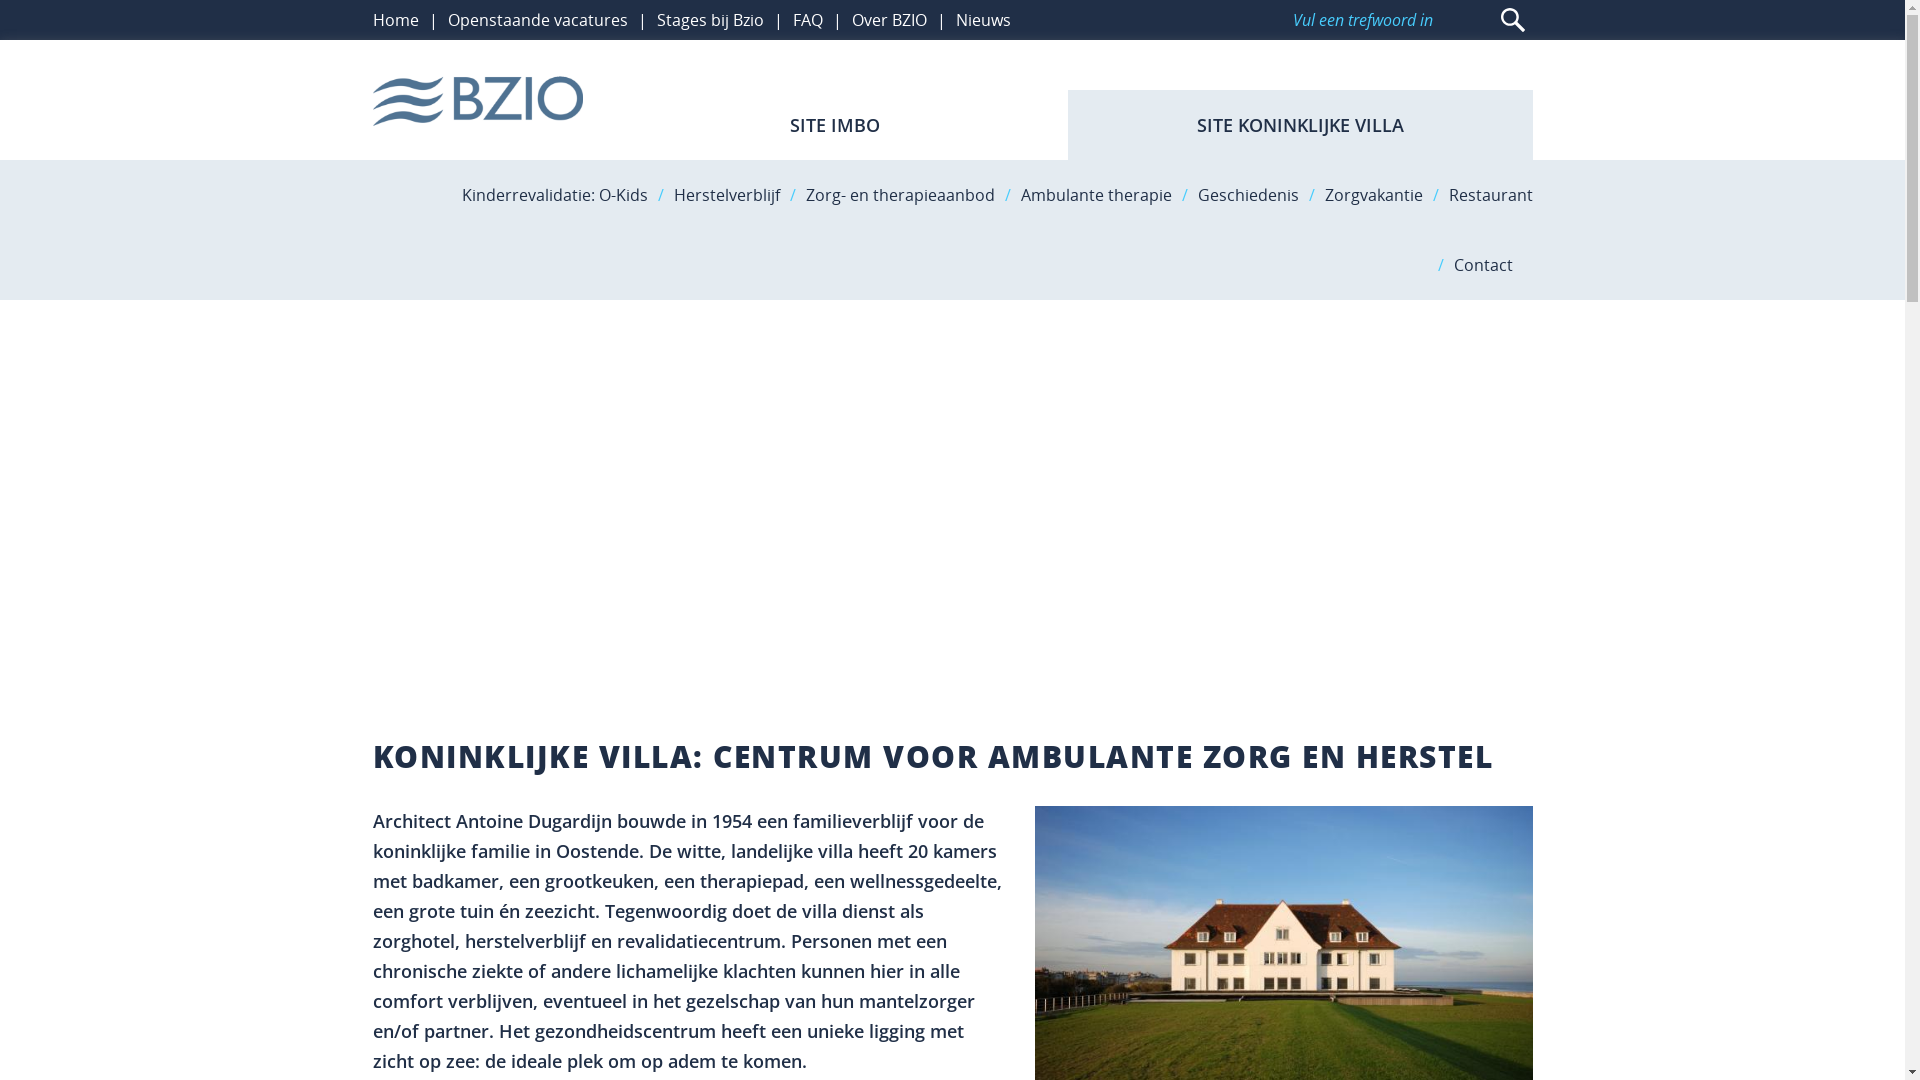 The height and width of the screenshot is (1080, 1920). I want to click on 'FAQ', so click(806, 19).